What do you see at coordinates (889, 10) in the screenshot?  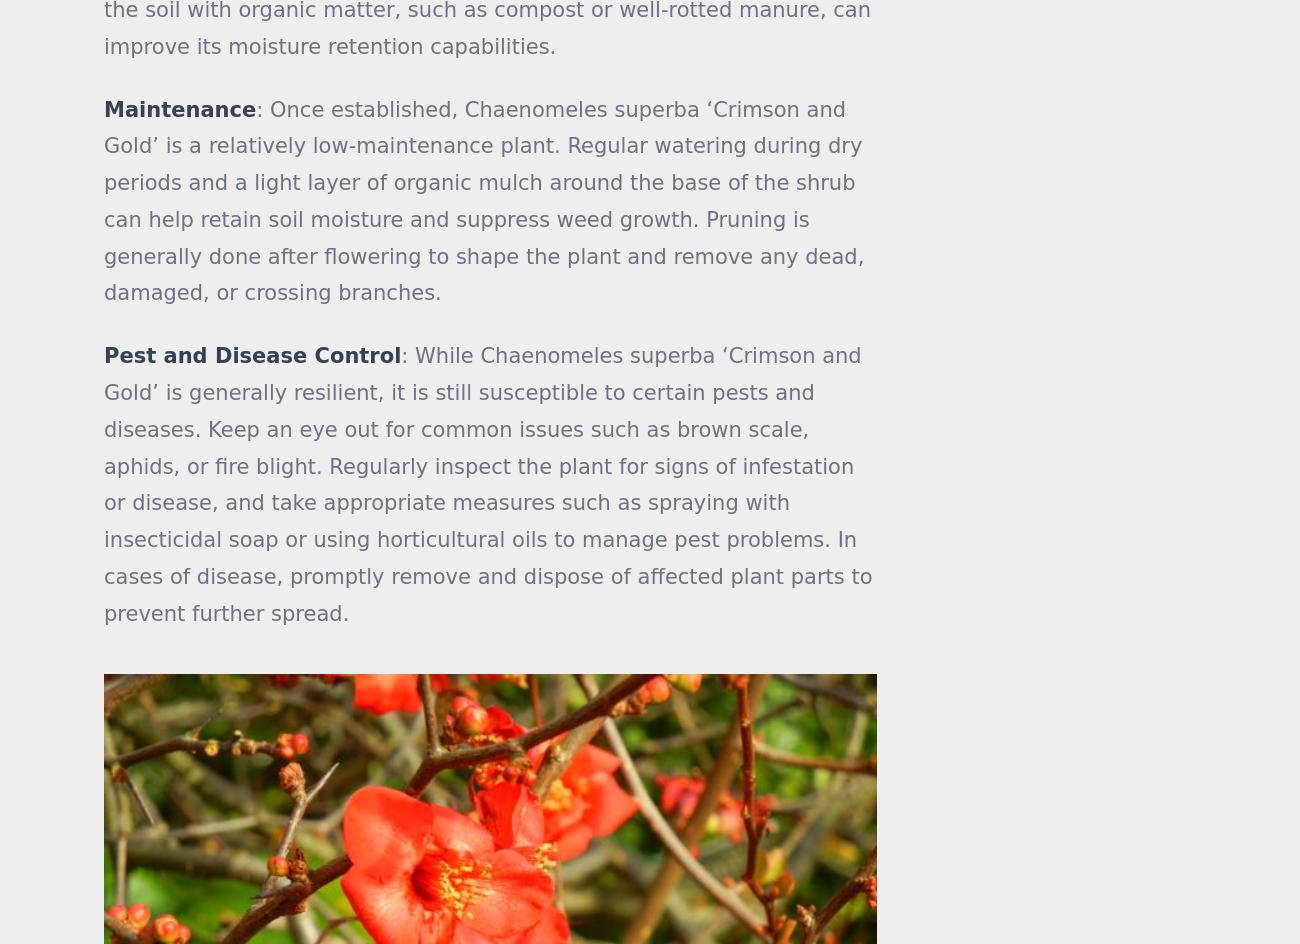 I see `'Partial Shade'` at bounding box center [889, 10].